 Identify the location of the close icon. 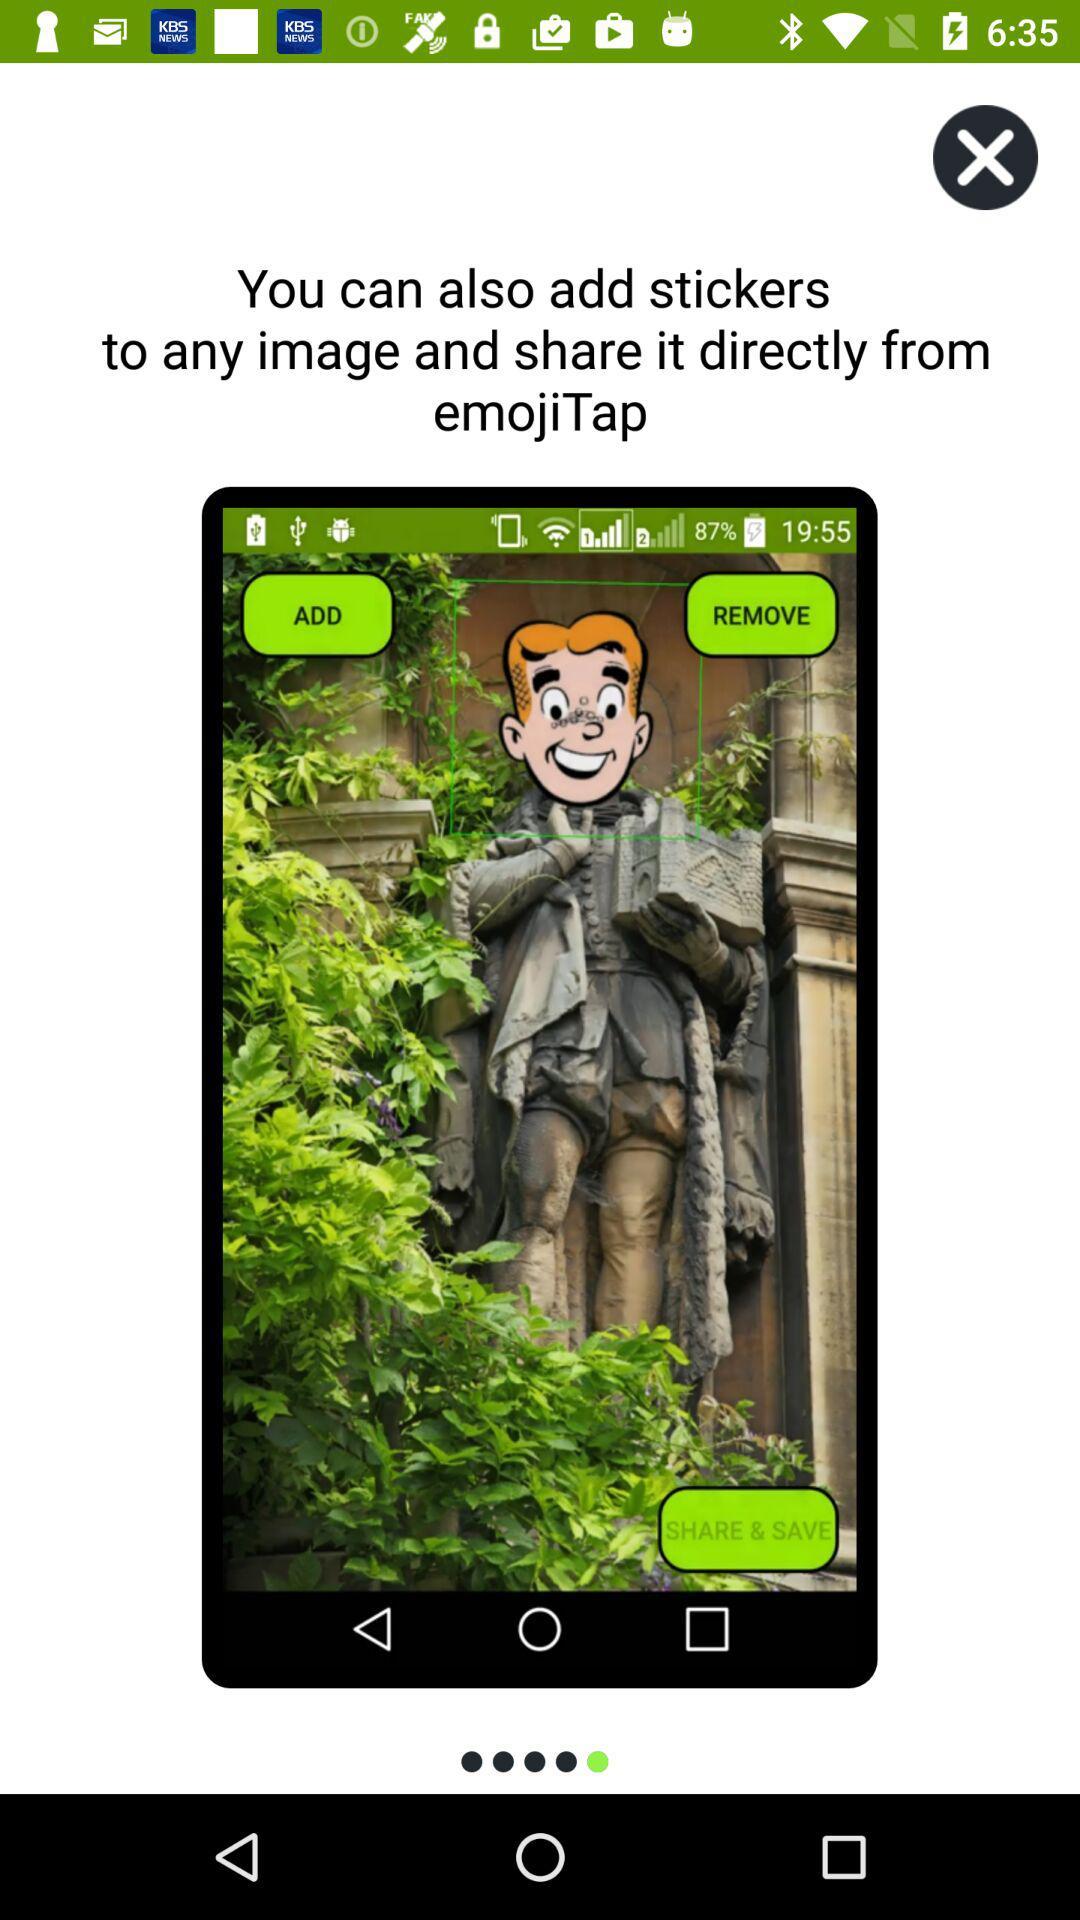
(984, 156).